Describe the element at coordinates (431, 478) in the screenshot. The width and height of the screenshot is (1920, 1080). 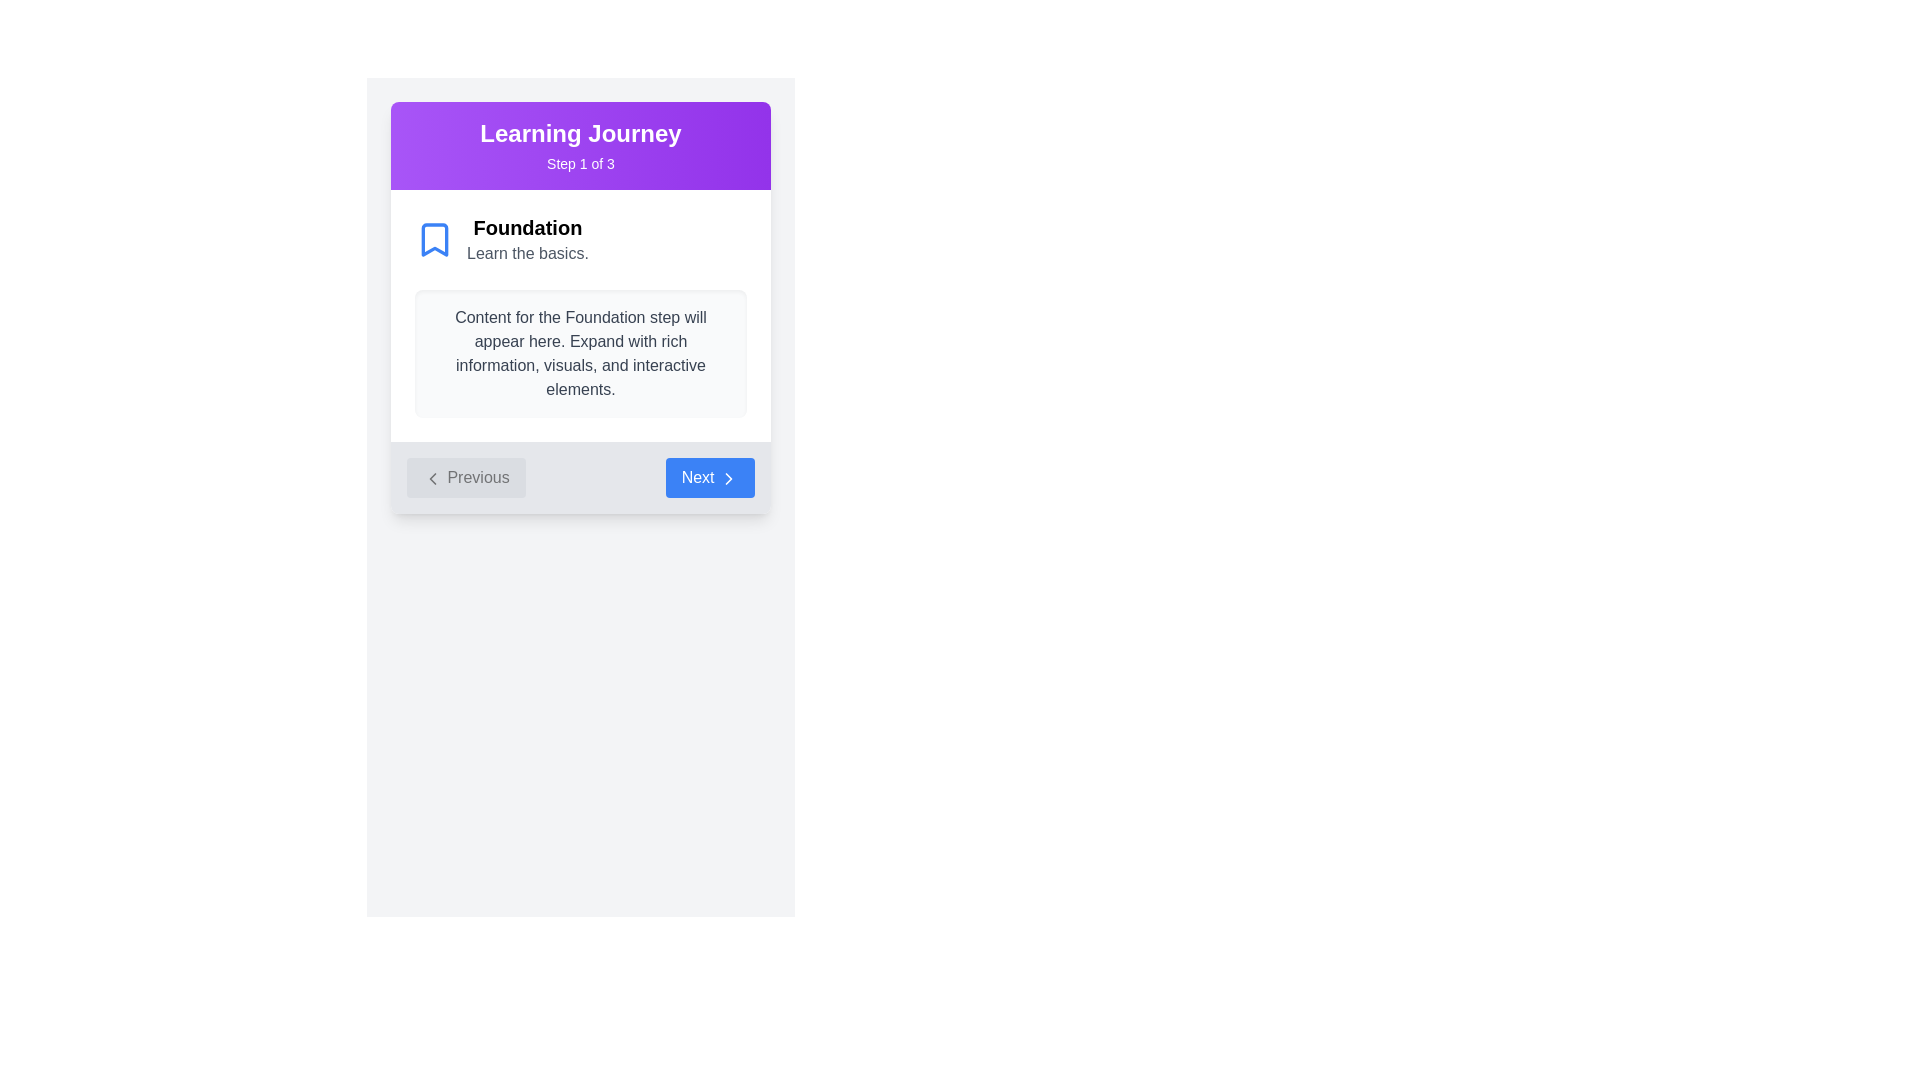
I see `the left-pointing chevron icon that is part of the 'Previous' button in the navigation controls` at that location.